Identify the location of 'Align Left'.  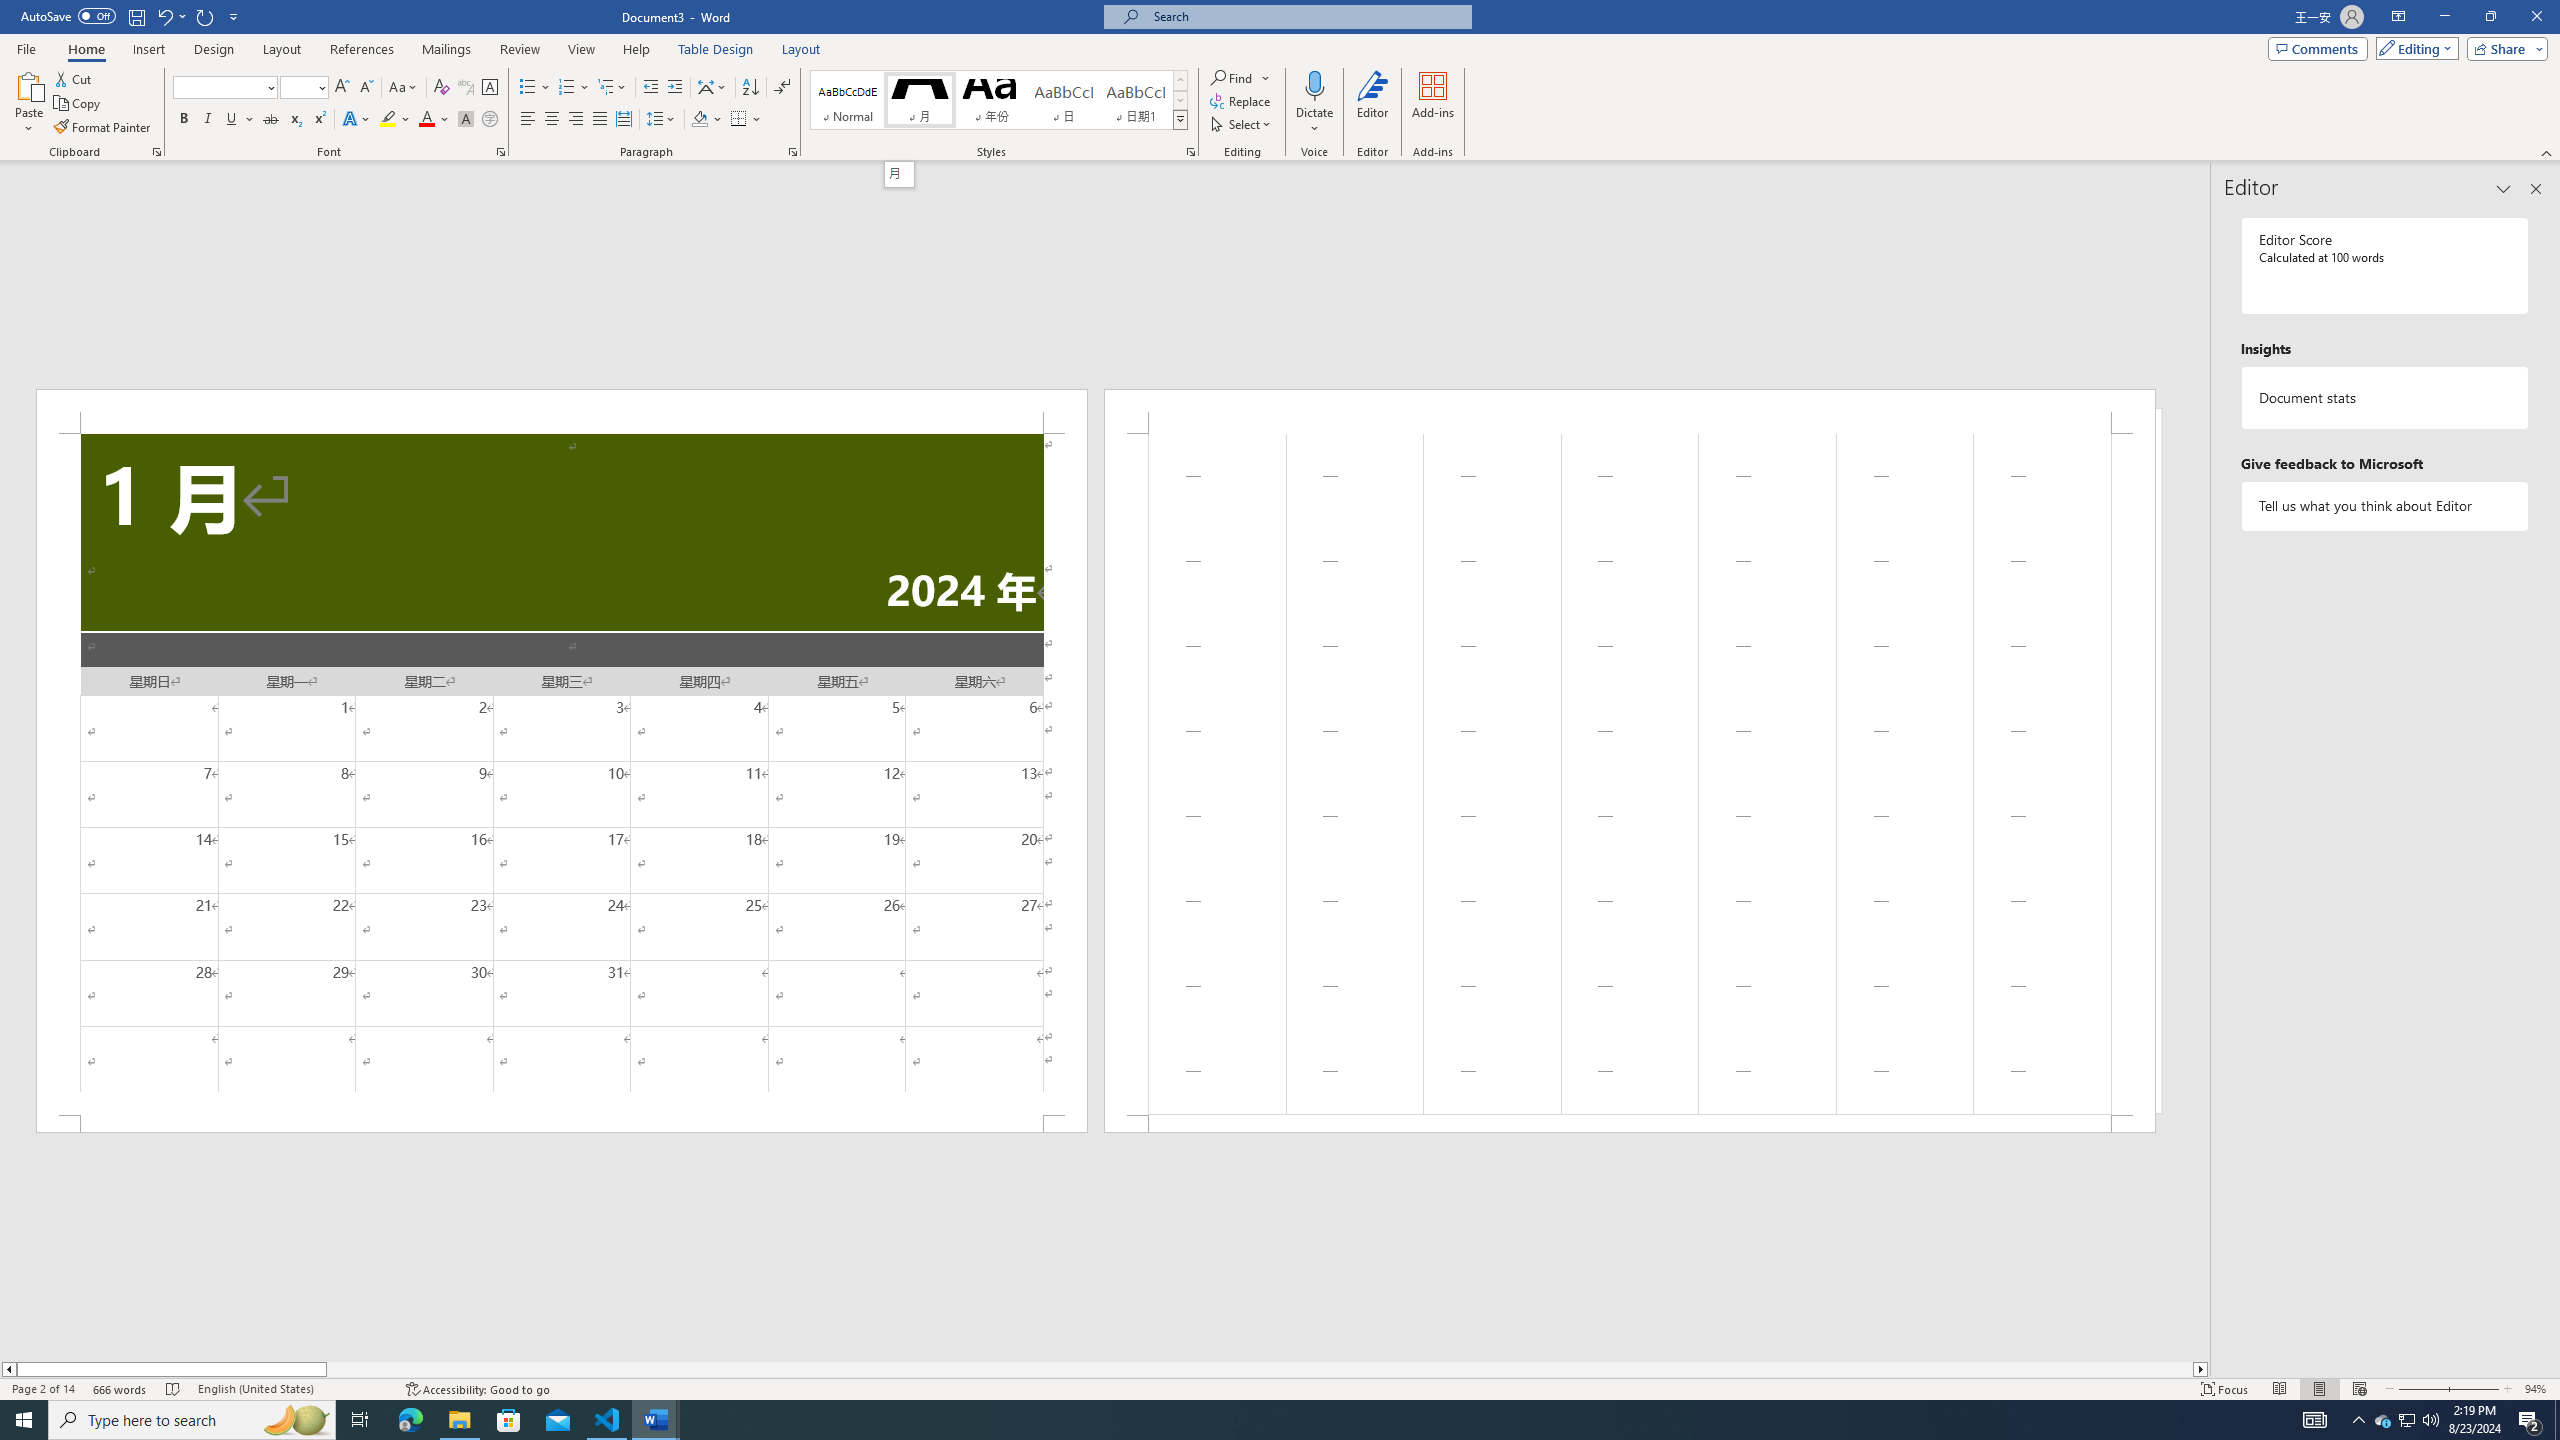
(527, 118).